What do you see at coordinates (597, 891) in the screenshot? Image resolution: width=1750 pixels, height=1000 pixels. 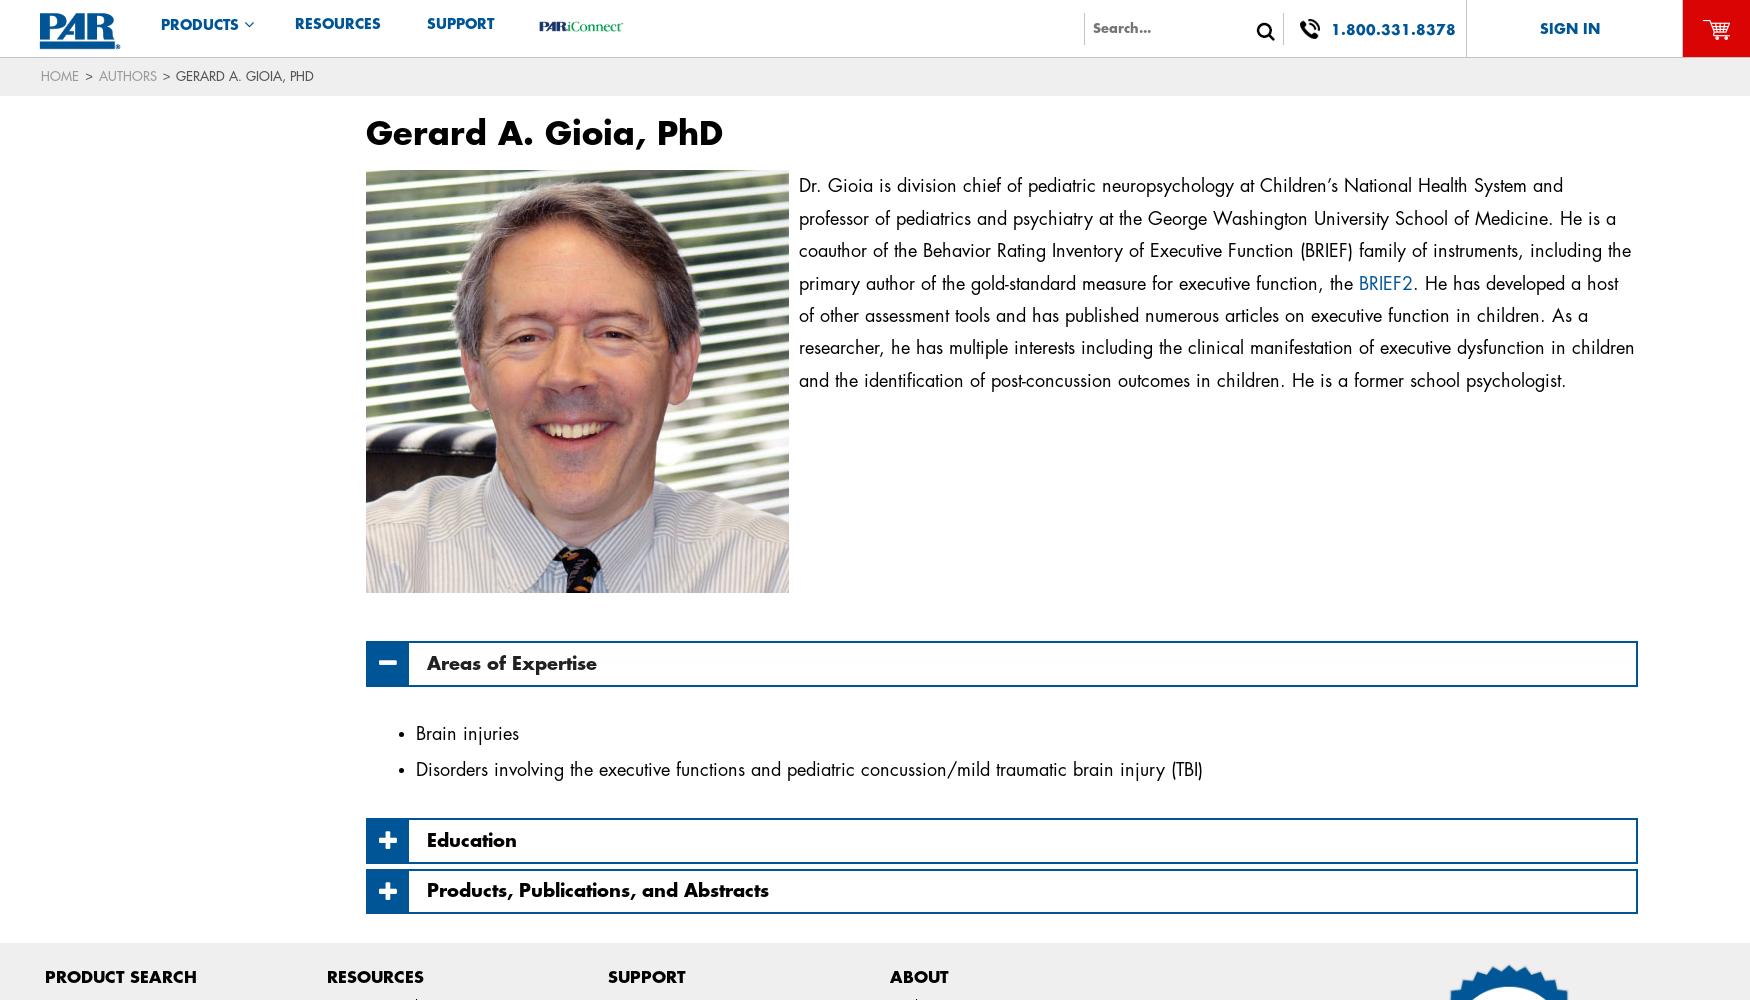 I see `'Products, Publications, and Abstracts'` at bounding box center [597, 891].